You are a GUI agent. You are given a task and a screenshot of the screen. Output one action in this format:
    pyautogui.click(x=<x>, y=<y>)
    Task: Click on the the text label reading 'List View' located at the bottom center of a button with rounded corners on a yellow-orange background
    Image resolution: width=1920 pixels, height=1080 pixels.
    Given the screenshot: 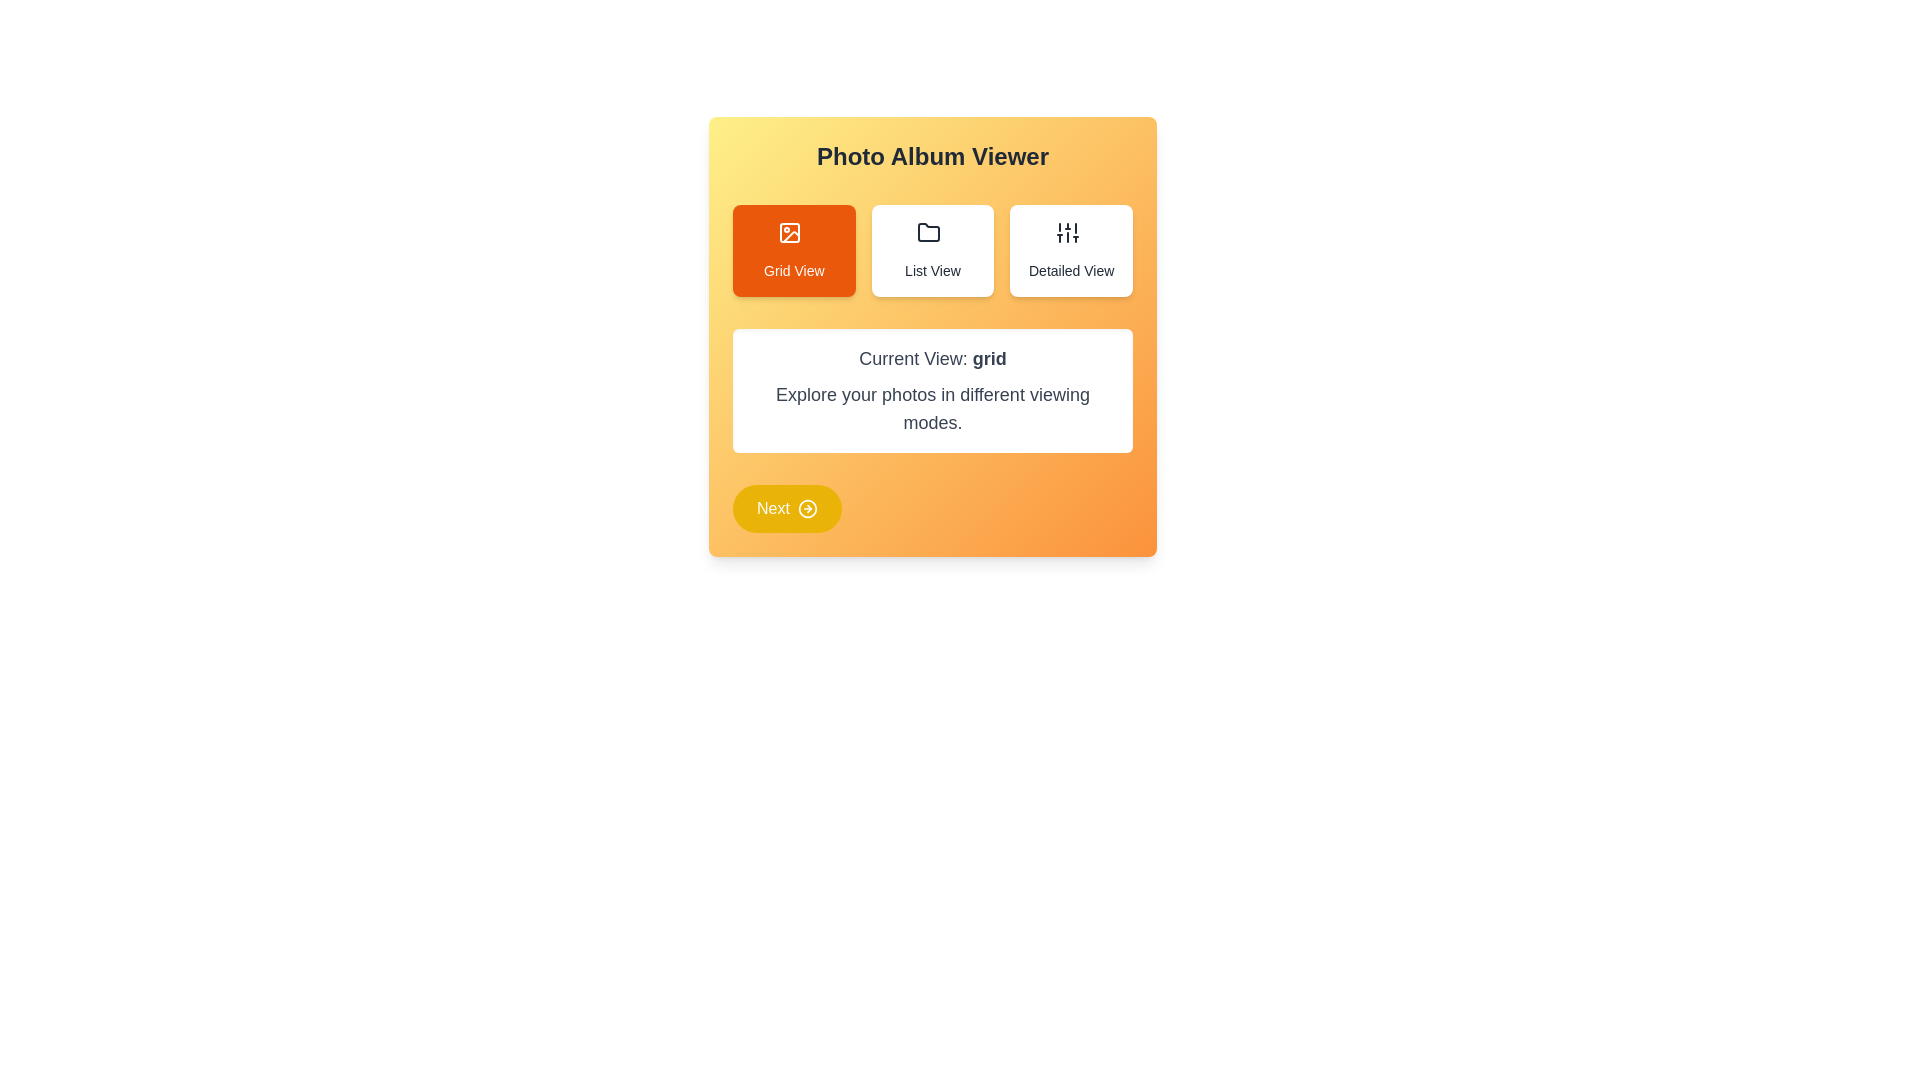 What is the action you would take?
    pyautogui.click(x=931, y=270)
    